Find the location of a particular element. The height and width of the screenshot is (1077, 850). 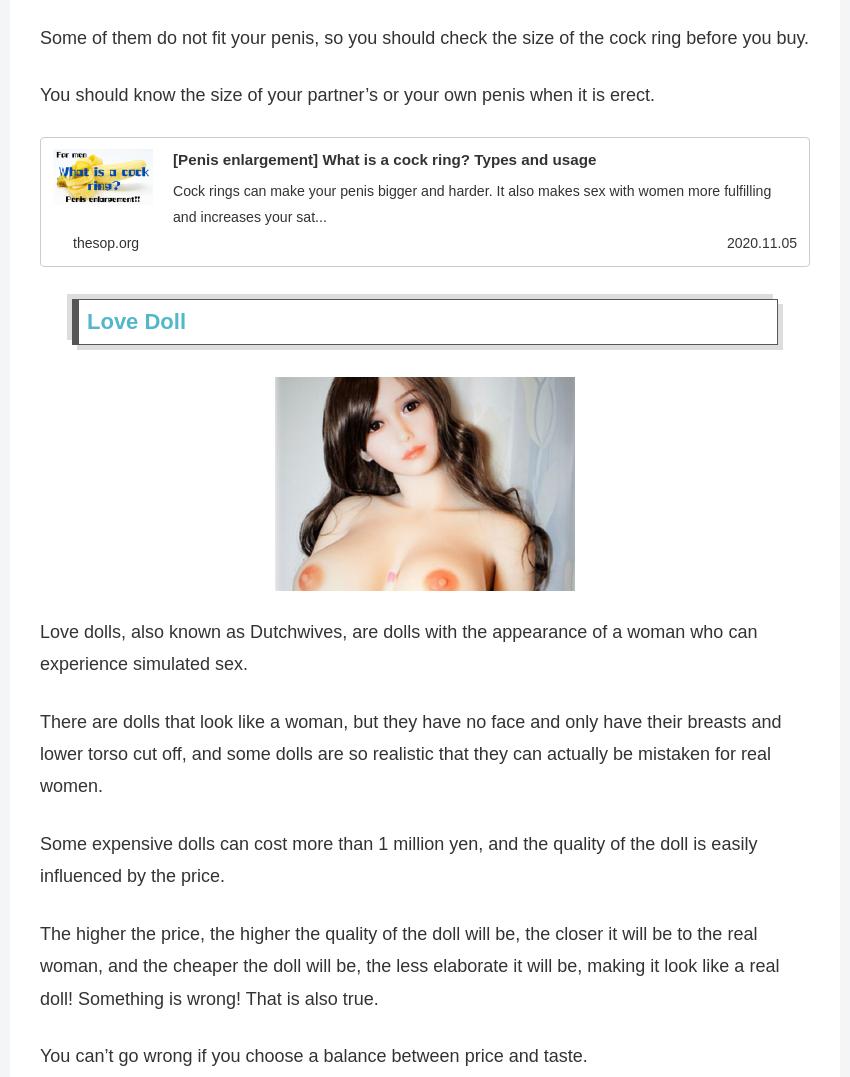

'Cock rings can make your penis bigger and harder. It also makes sex with women more fulfilling and increases your sat...' is located at coordinates (171, 205).